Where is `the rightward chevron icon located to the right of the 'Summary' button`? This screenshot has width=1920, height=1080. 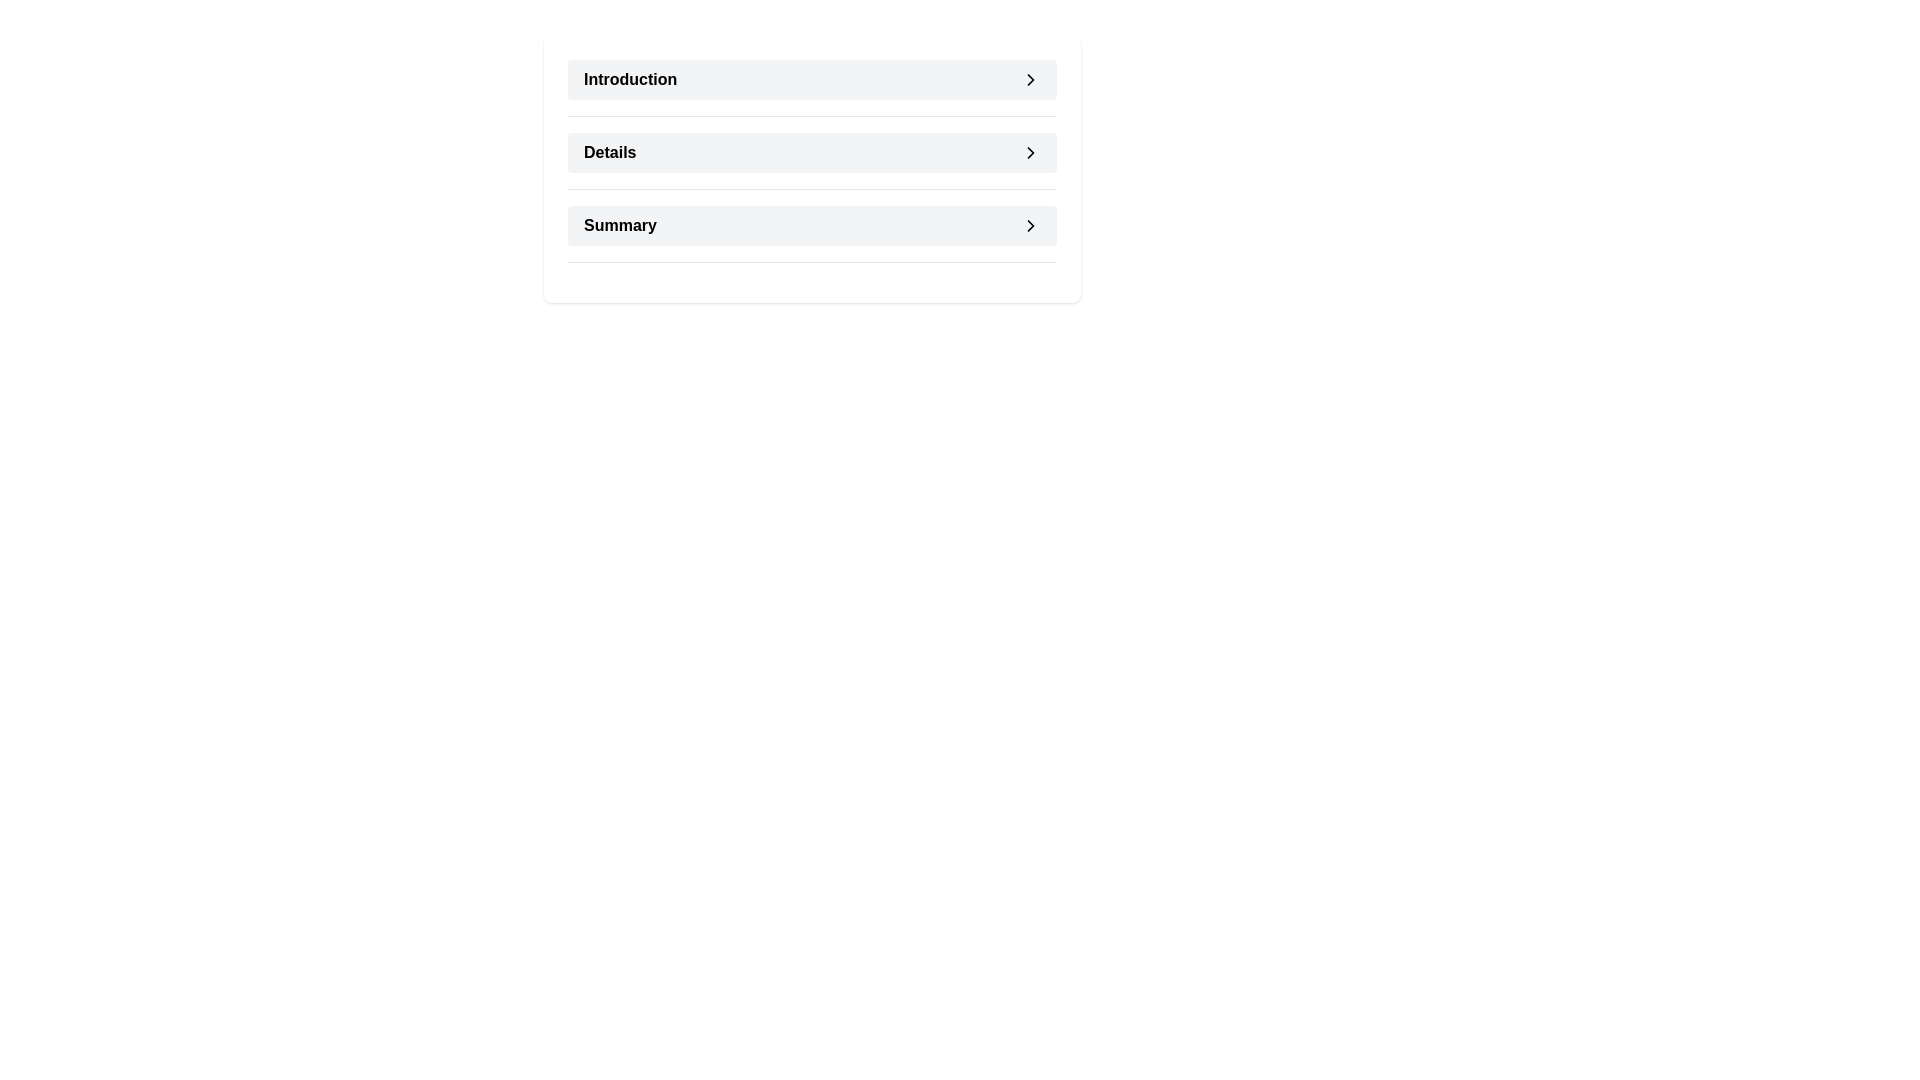 the rightward chevron icon located to the right of the 'Summary' button is located at coordinates (1031, 225).